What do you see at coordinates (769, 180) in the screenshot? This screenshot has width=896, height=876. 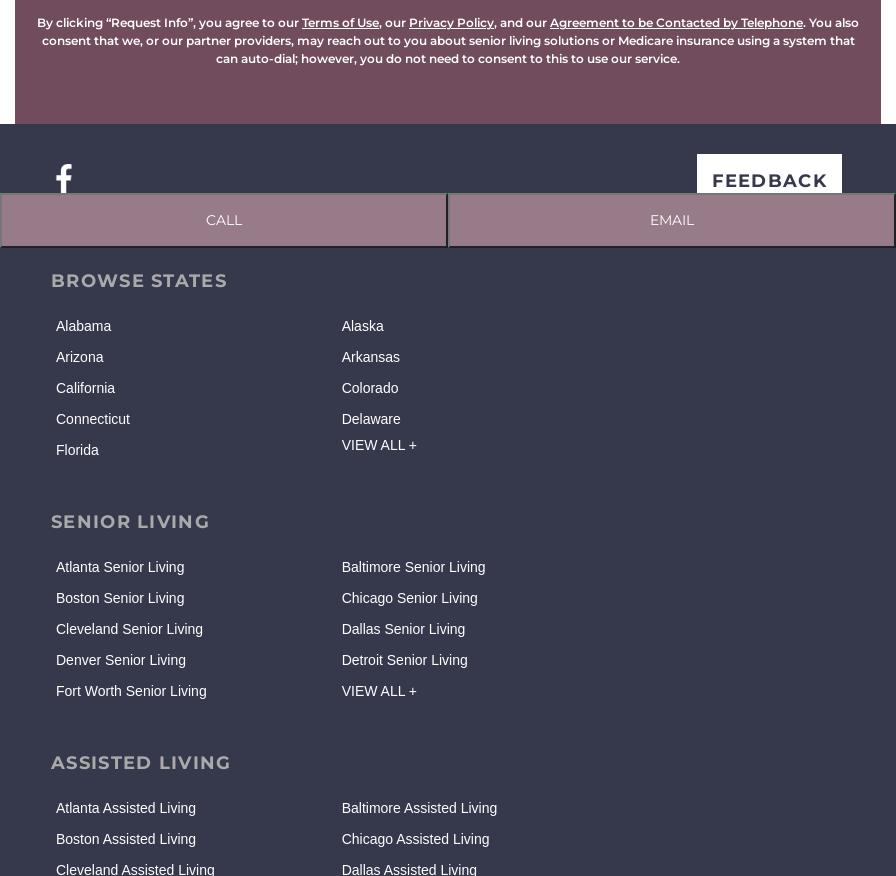 I see `'FEEDBACK'` at bounding box center [769, 180].